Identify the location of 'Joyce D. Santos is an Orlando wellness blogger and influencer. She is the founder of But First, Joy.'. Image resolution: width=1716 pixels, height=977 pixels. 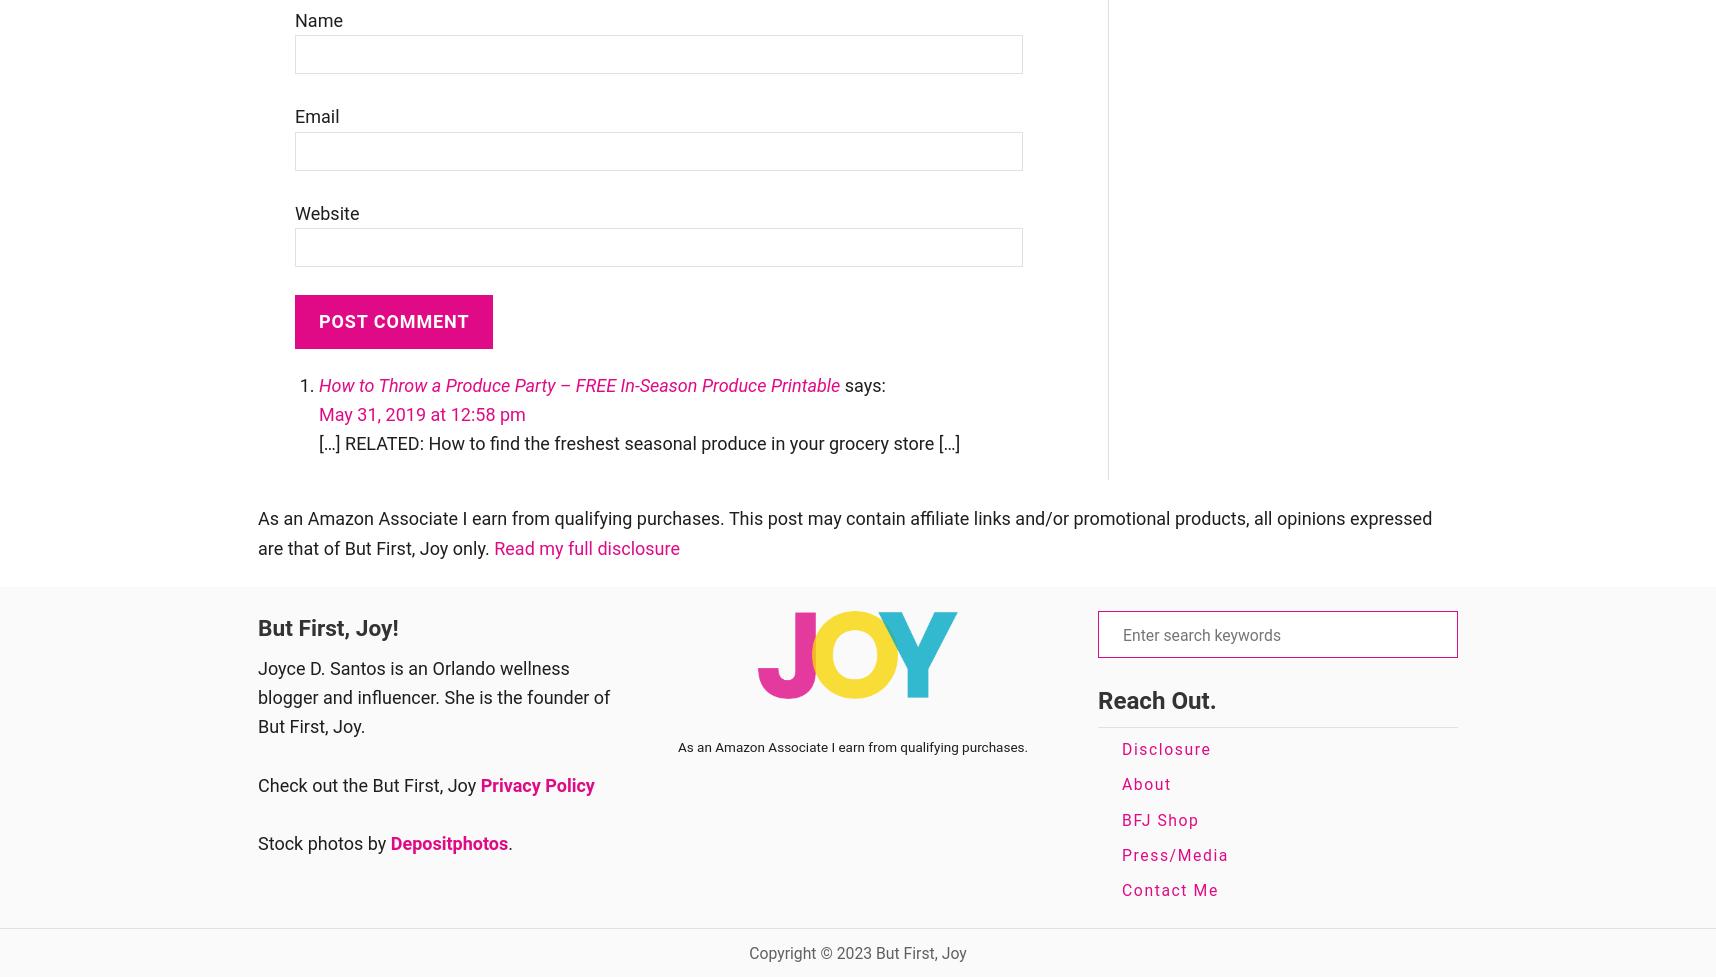
(432, 696).